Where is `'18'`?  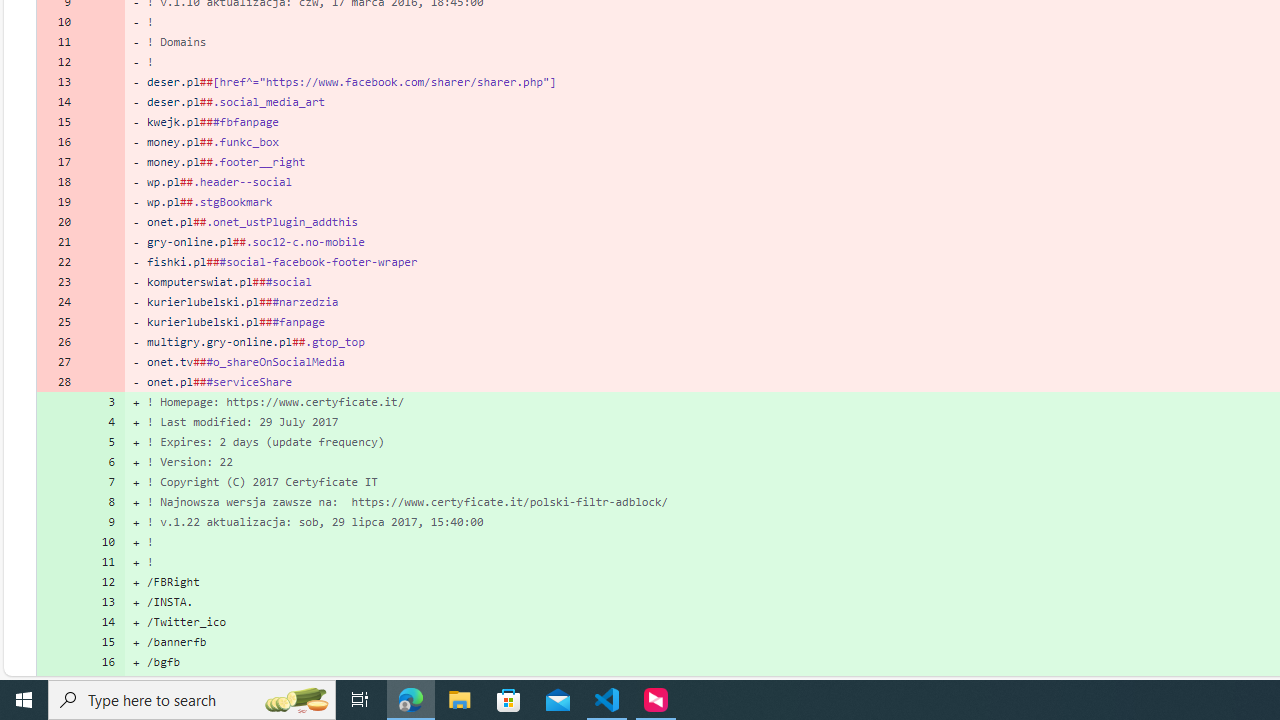
'18' is located at coordinates (58, 182).